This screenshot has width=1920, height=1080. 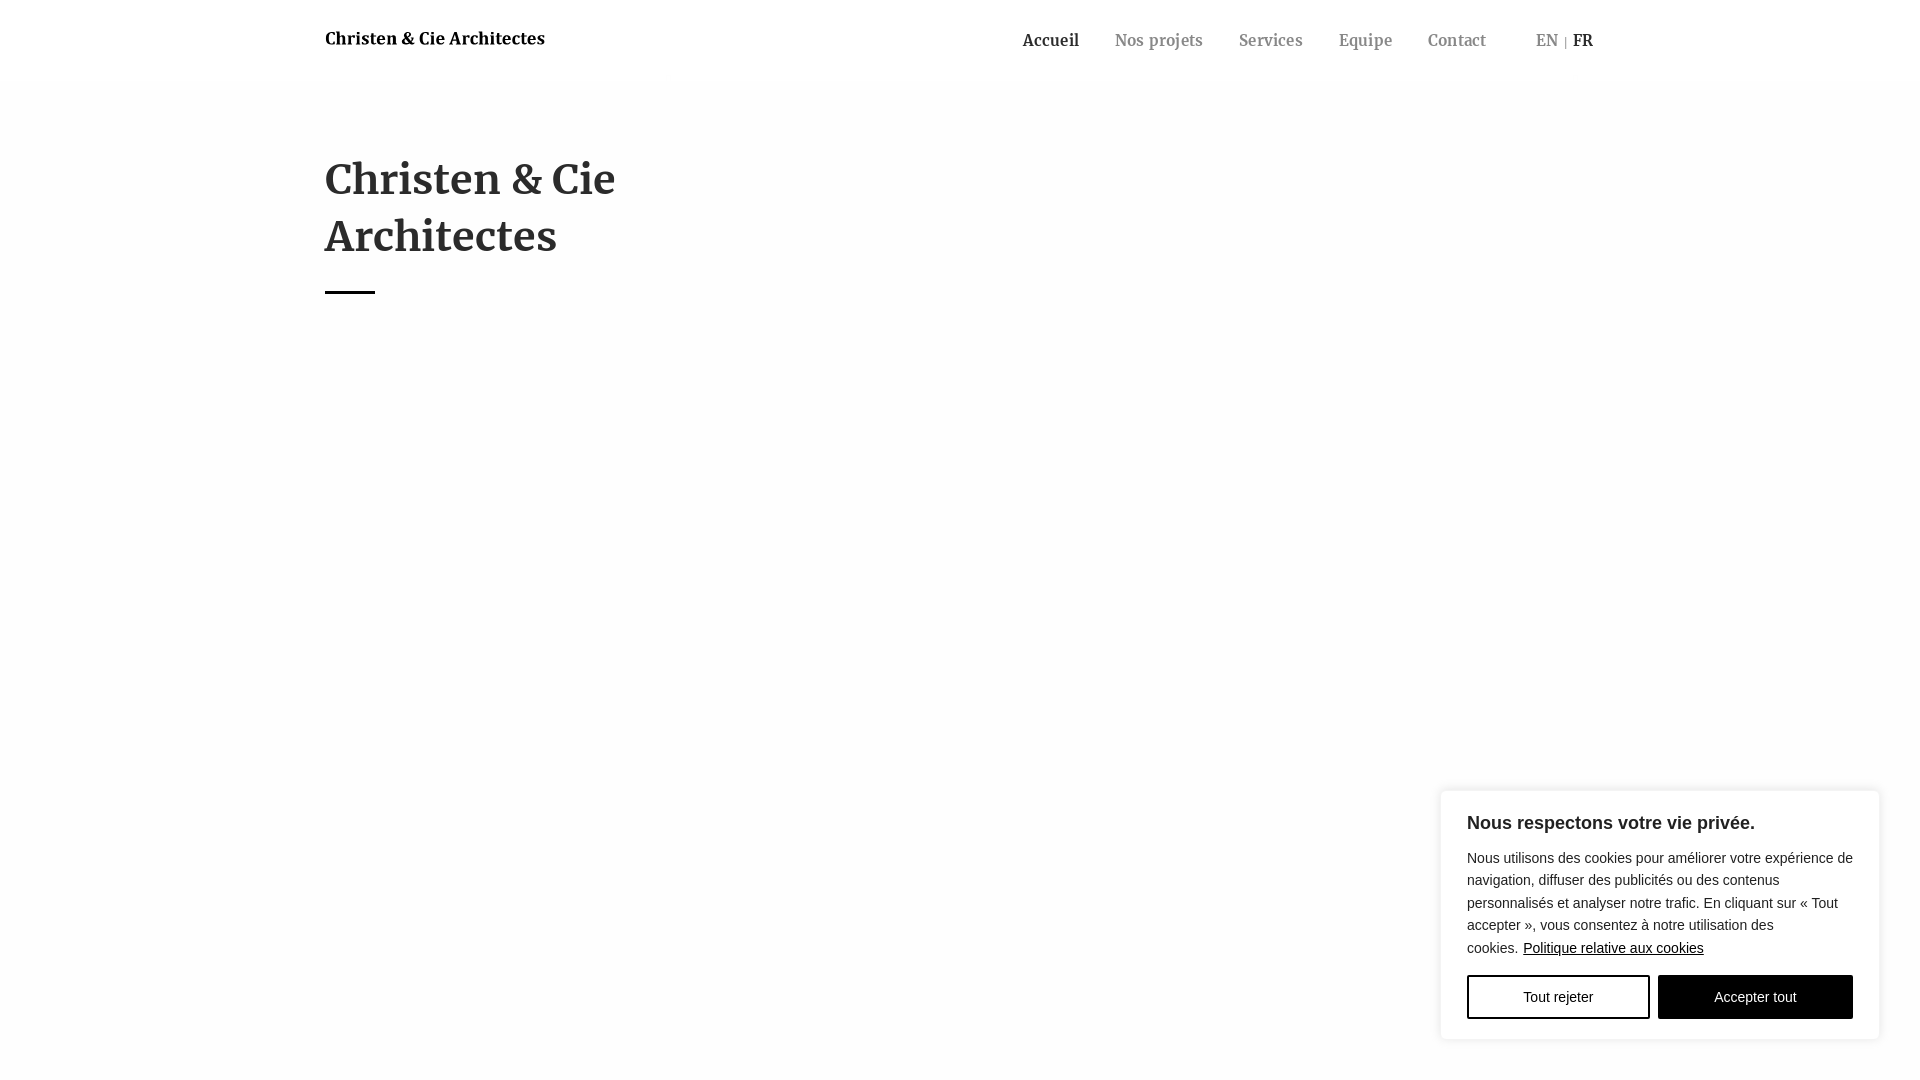 What do you see at coordinates (1754, 996) in the screenshot?
I see `'Accepter tout'` at bounding box center [1754, 996].